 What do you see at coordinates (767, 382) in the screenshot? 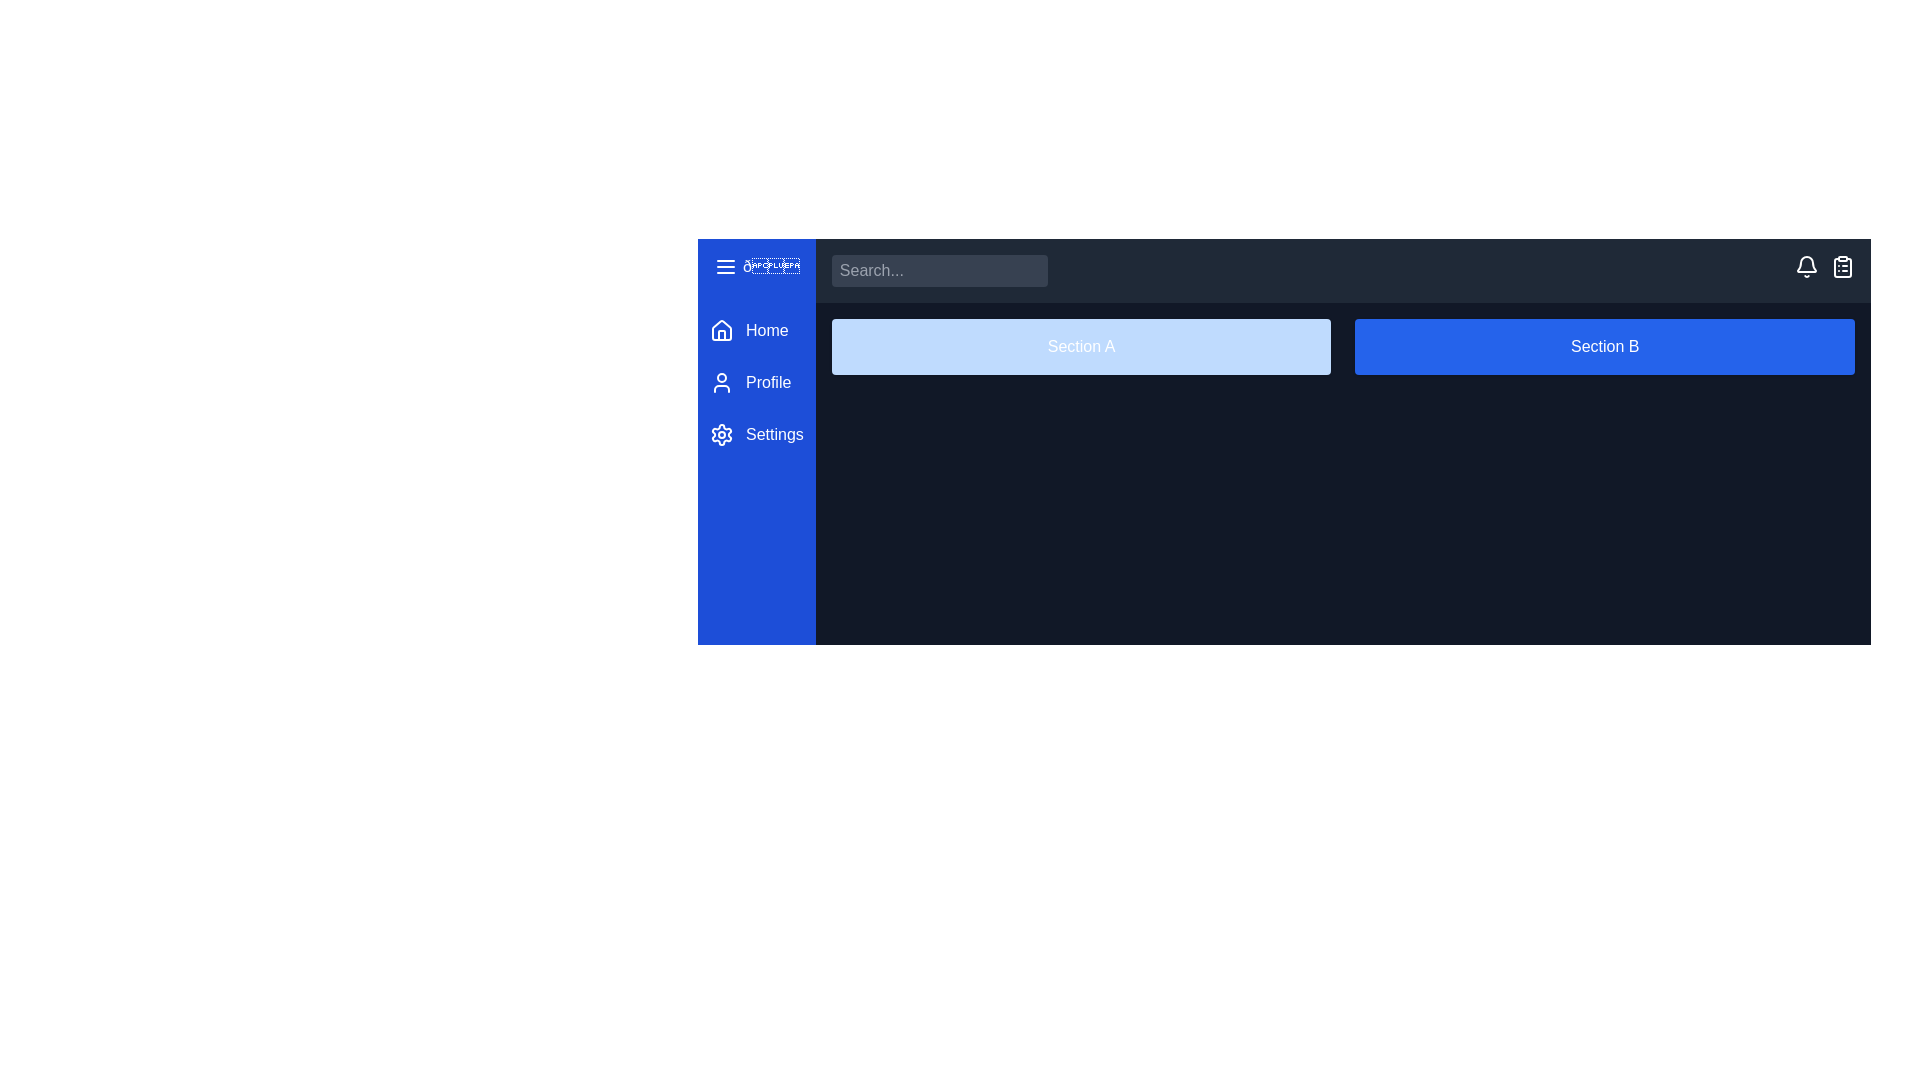
I see `the 'Profile' text label in the vertical navigation menu` at bounding box center [767, 382].